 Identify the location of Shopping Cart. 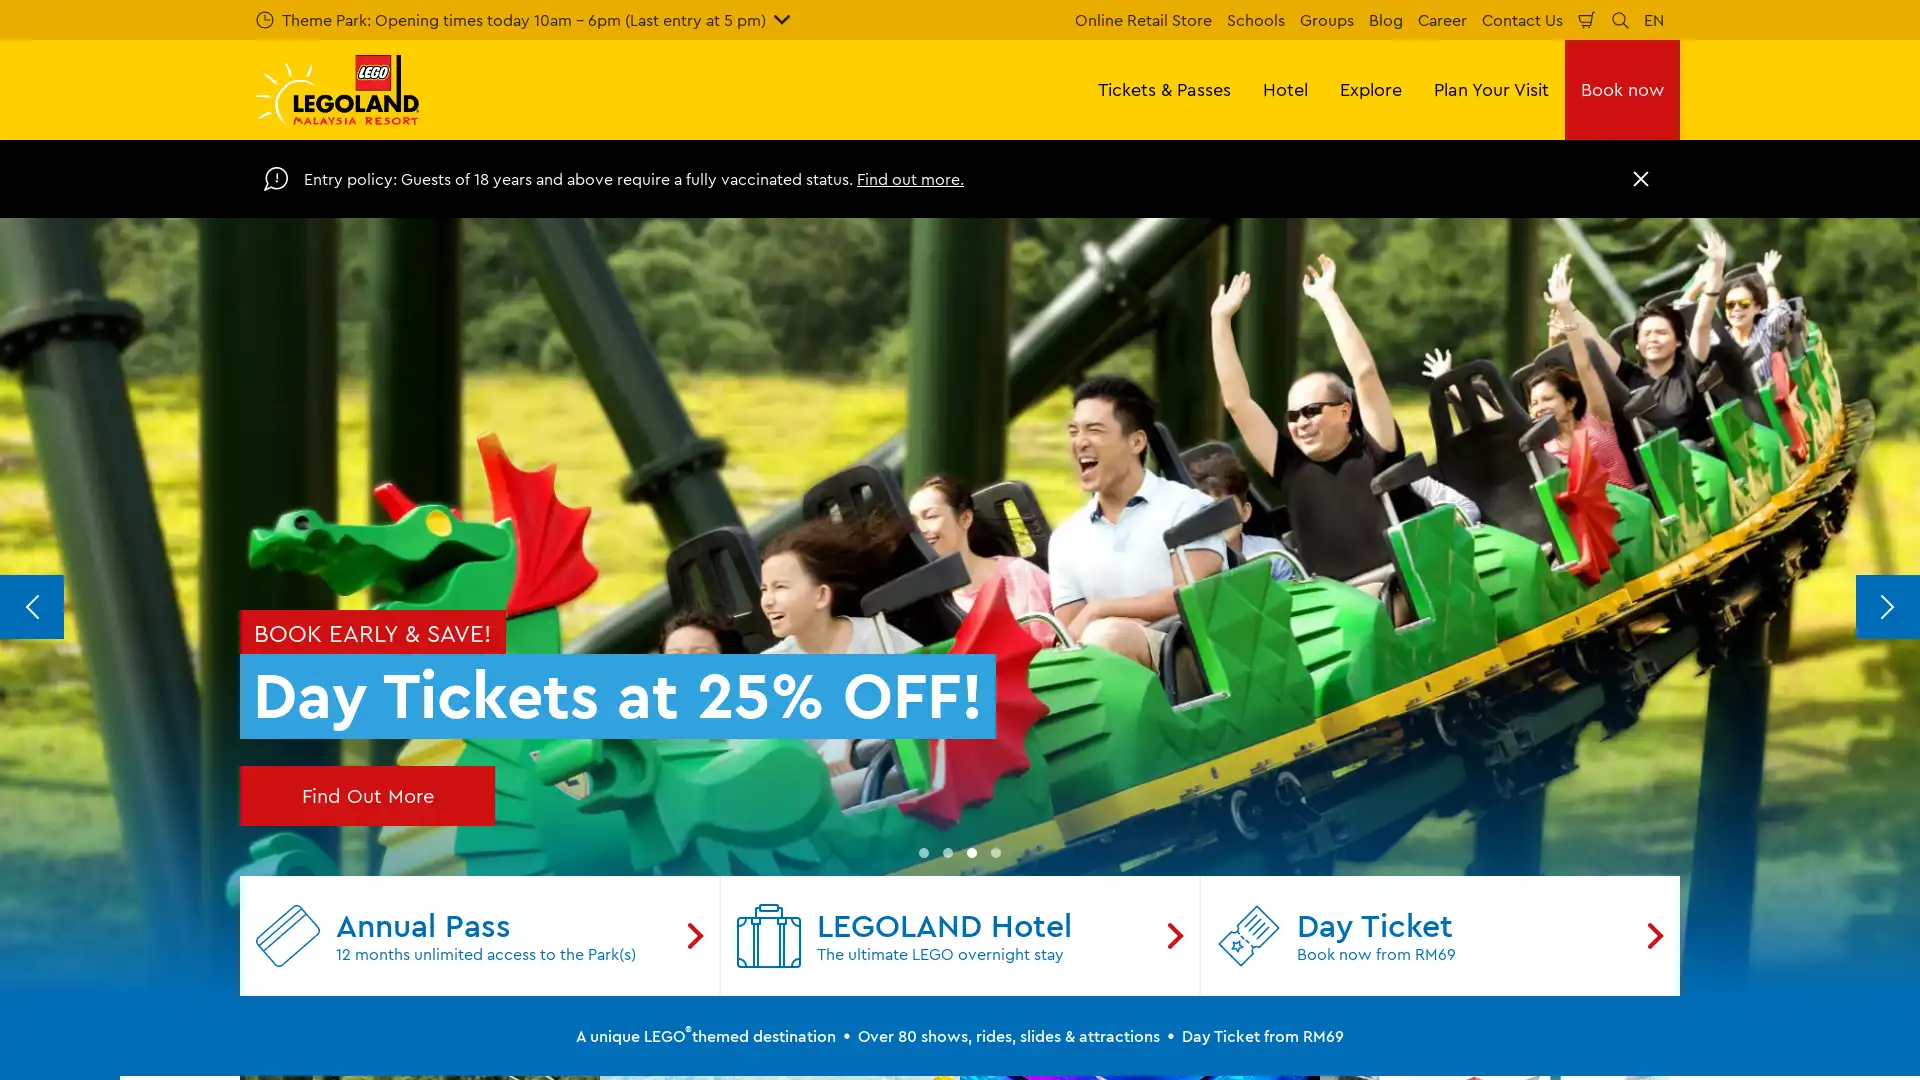
(1586, 19).